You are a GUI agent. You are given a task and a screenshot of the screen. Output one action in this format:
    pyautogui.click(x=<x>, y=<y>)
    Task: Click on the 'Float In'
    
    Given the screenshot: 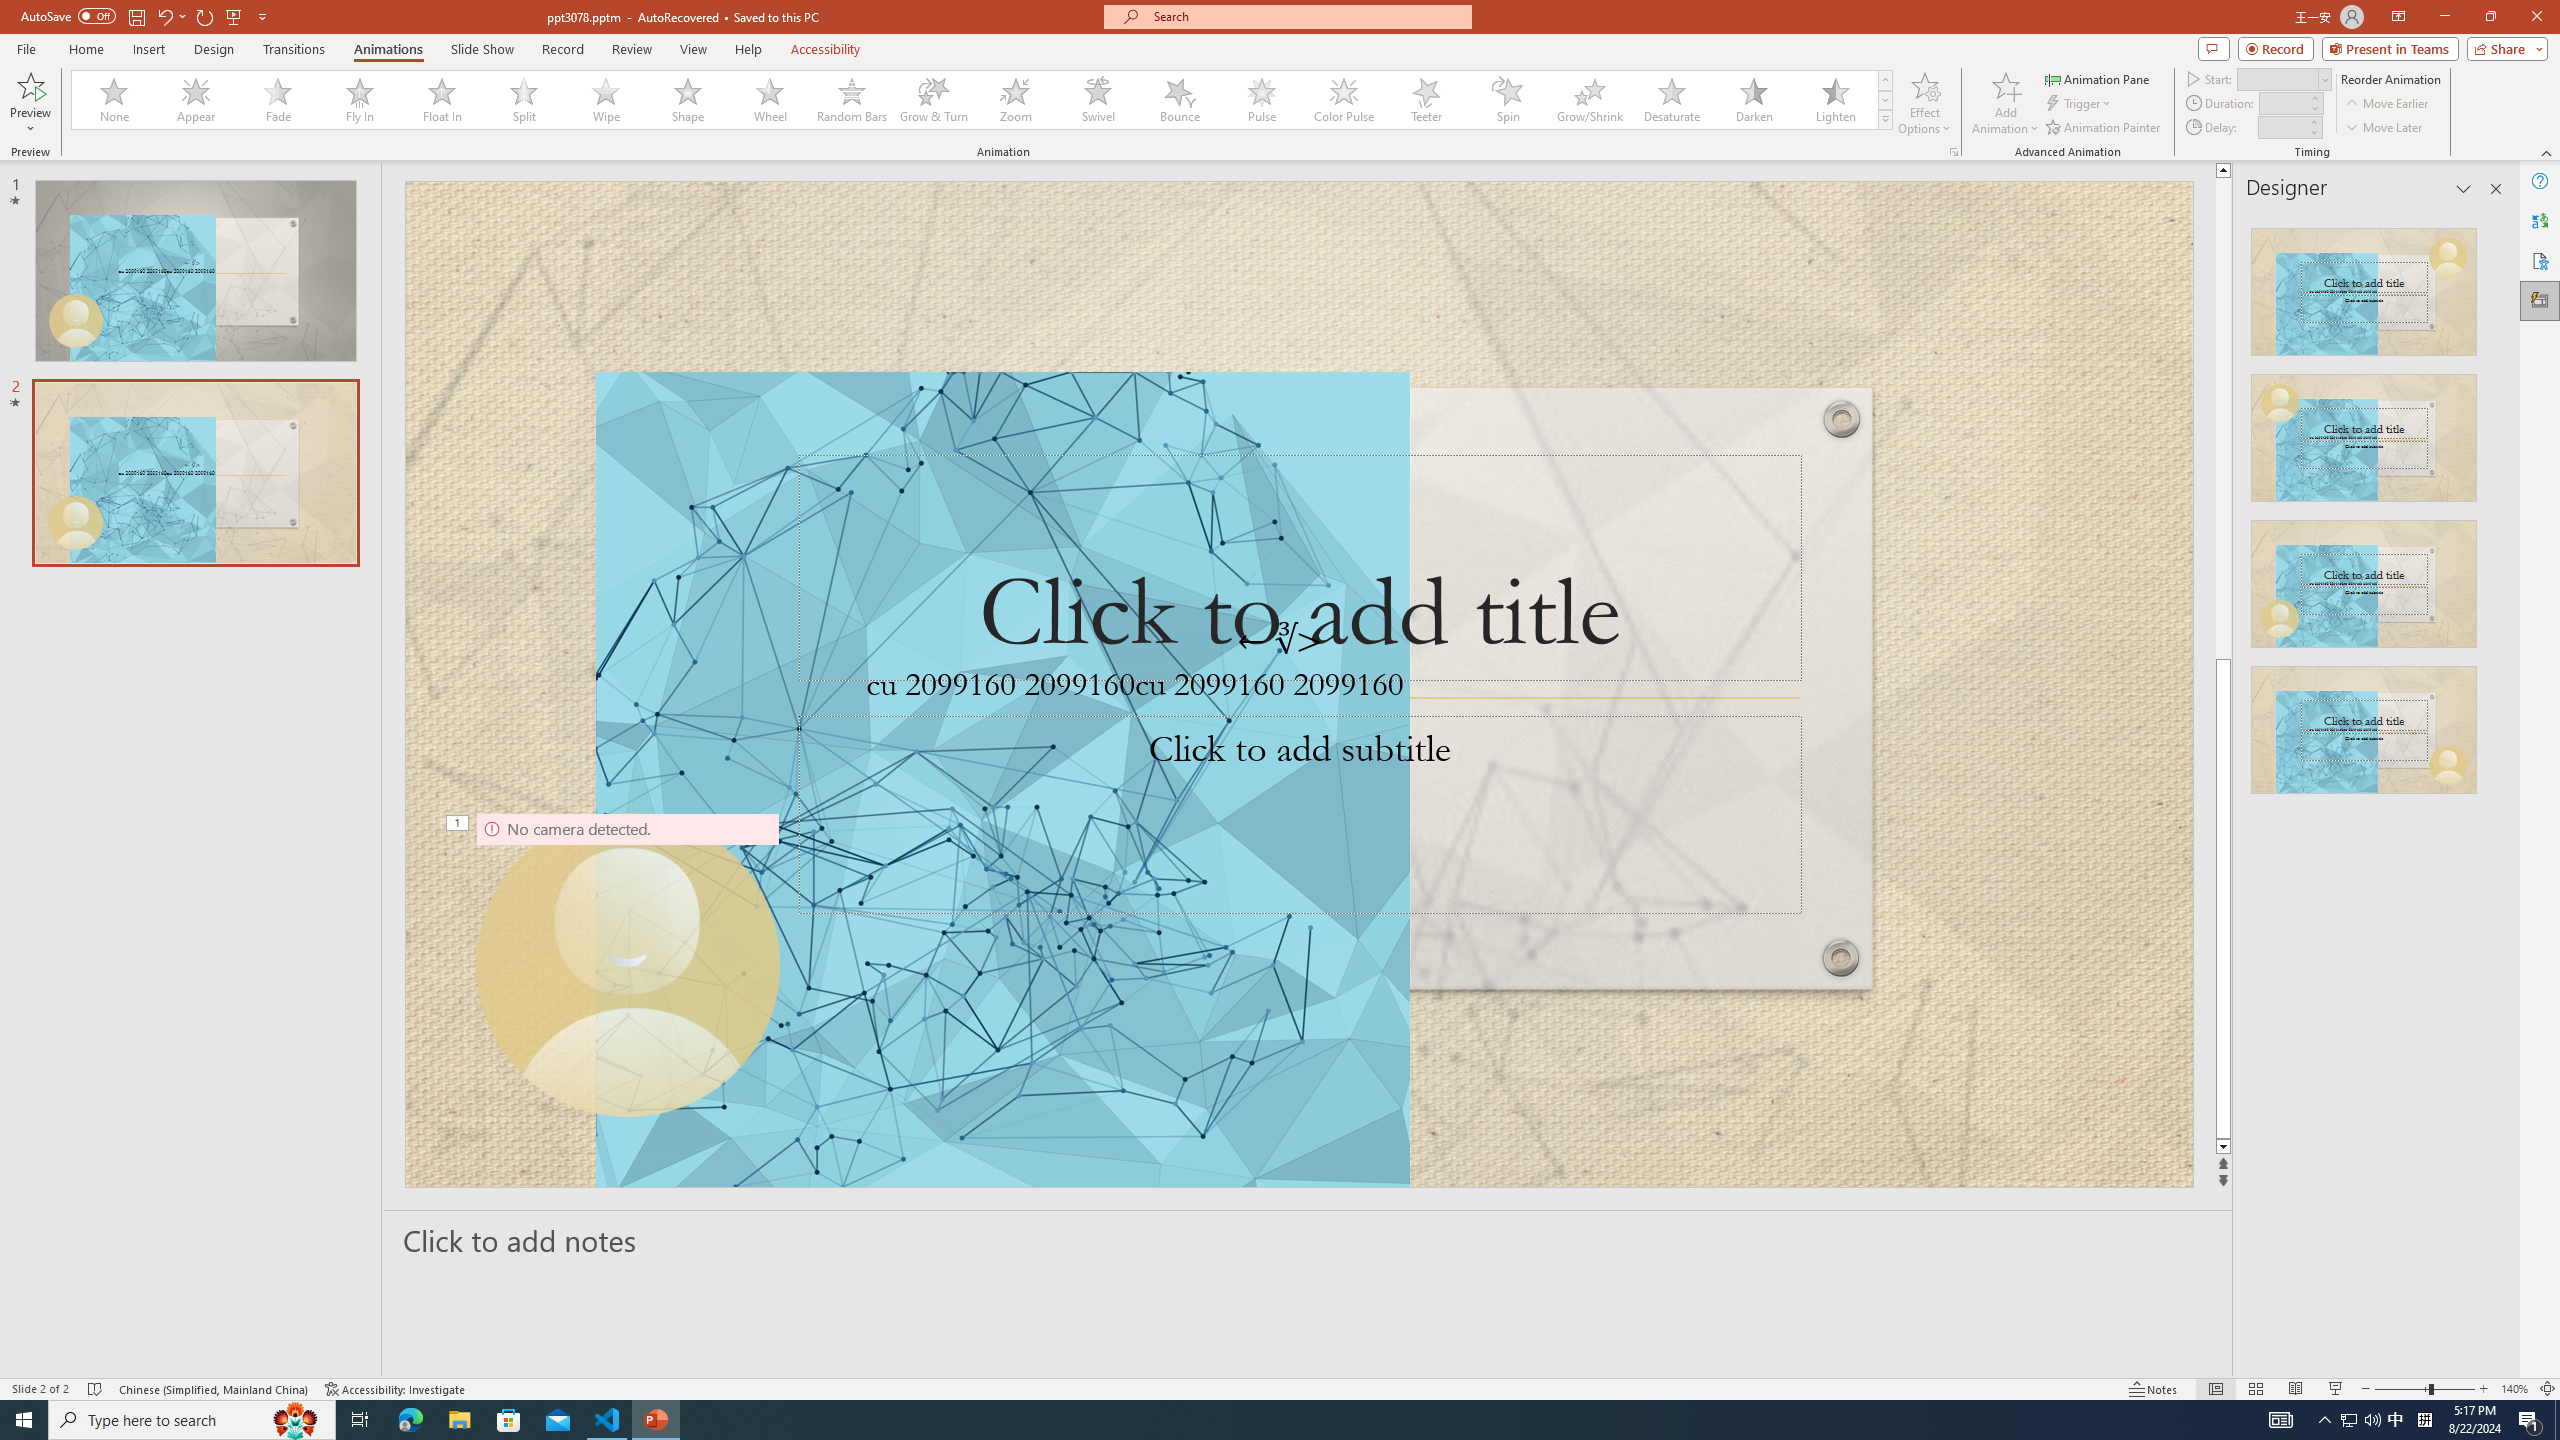 What is the action you would take?
    pyautogui.click(x=441, y=99)
    